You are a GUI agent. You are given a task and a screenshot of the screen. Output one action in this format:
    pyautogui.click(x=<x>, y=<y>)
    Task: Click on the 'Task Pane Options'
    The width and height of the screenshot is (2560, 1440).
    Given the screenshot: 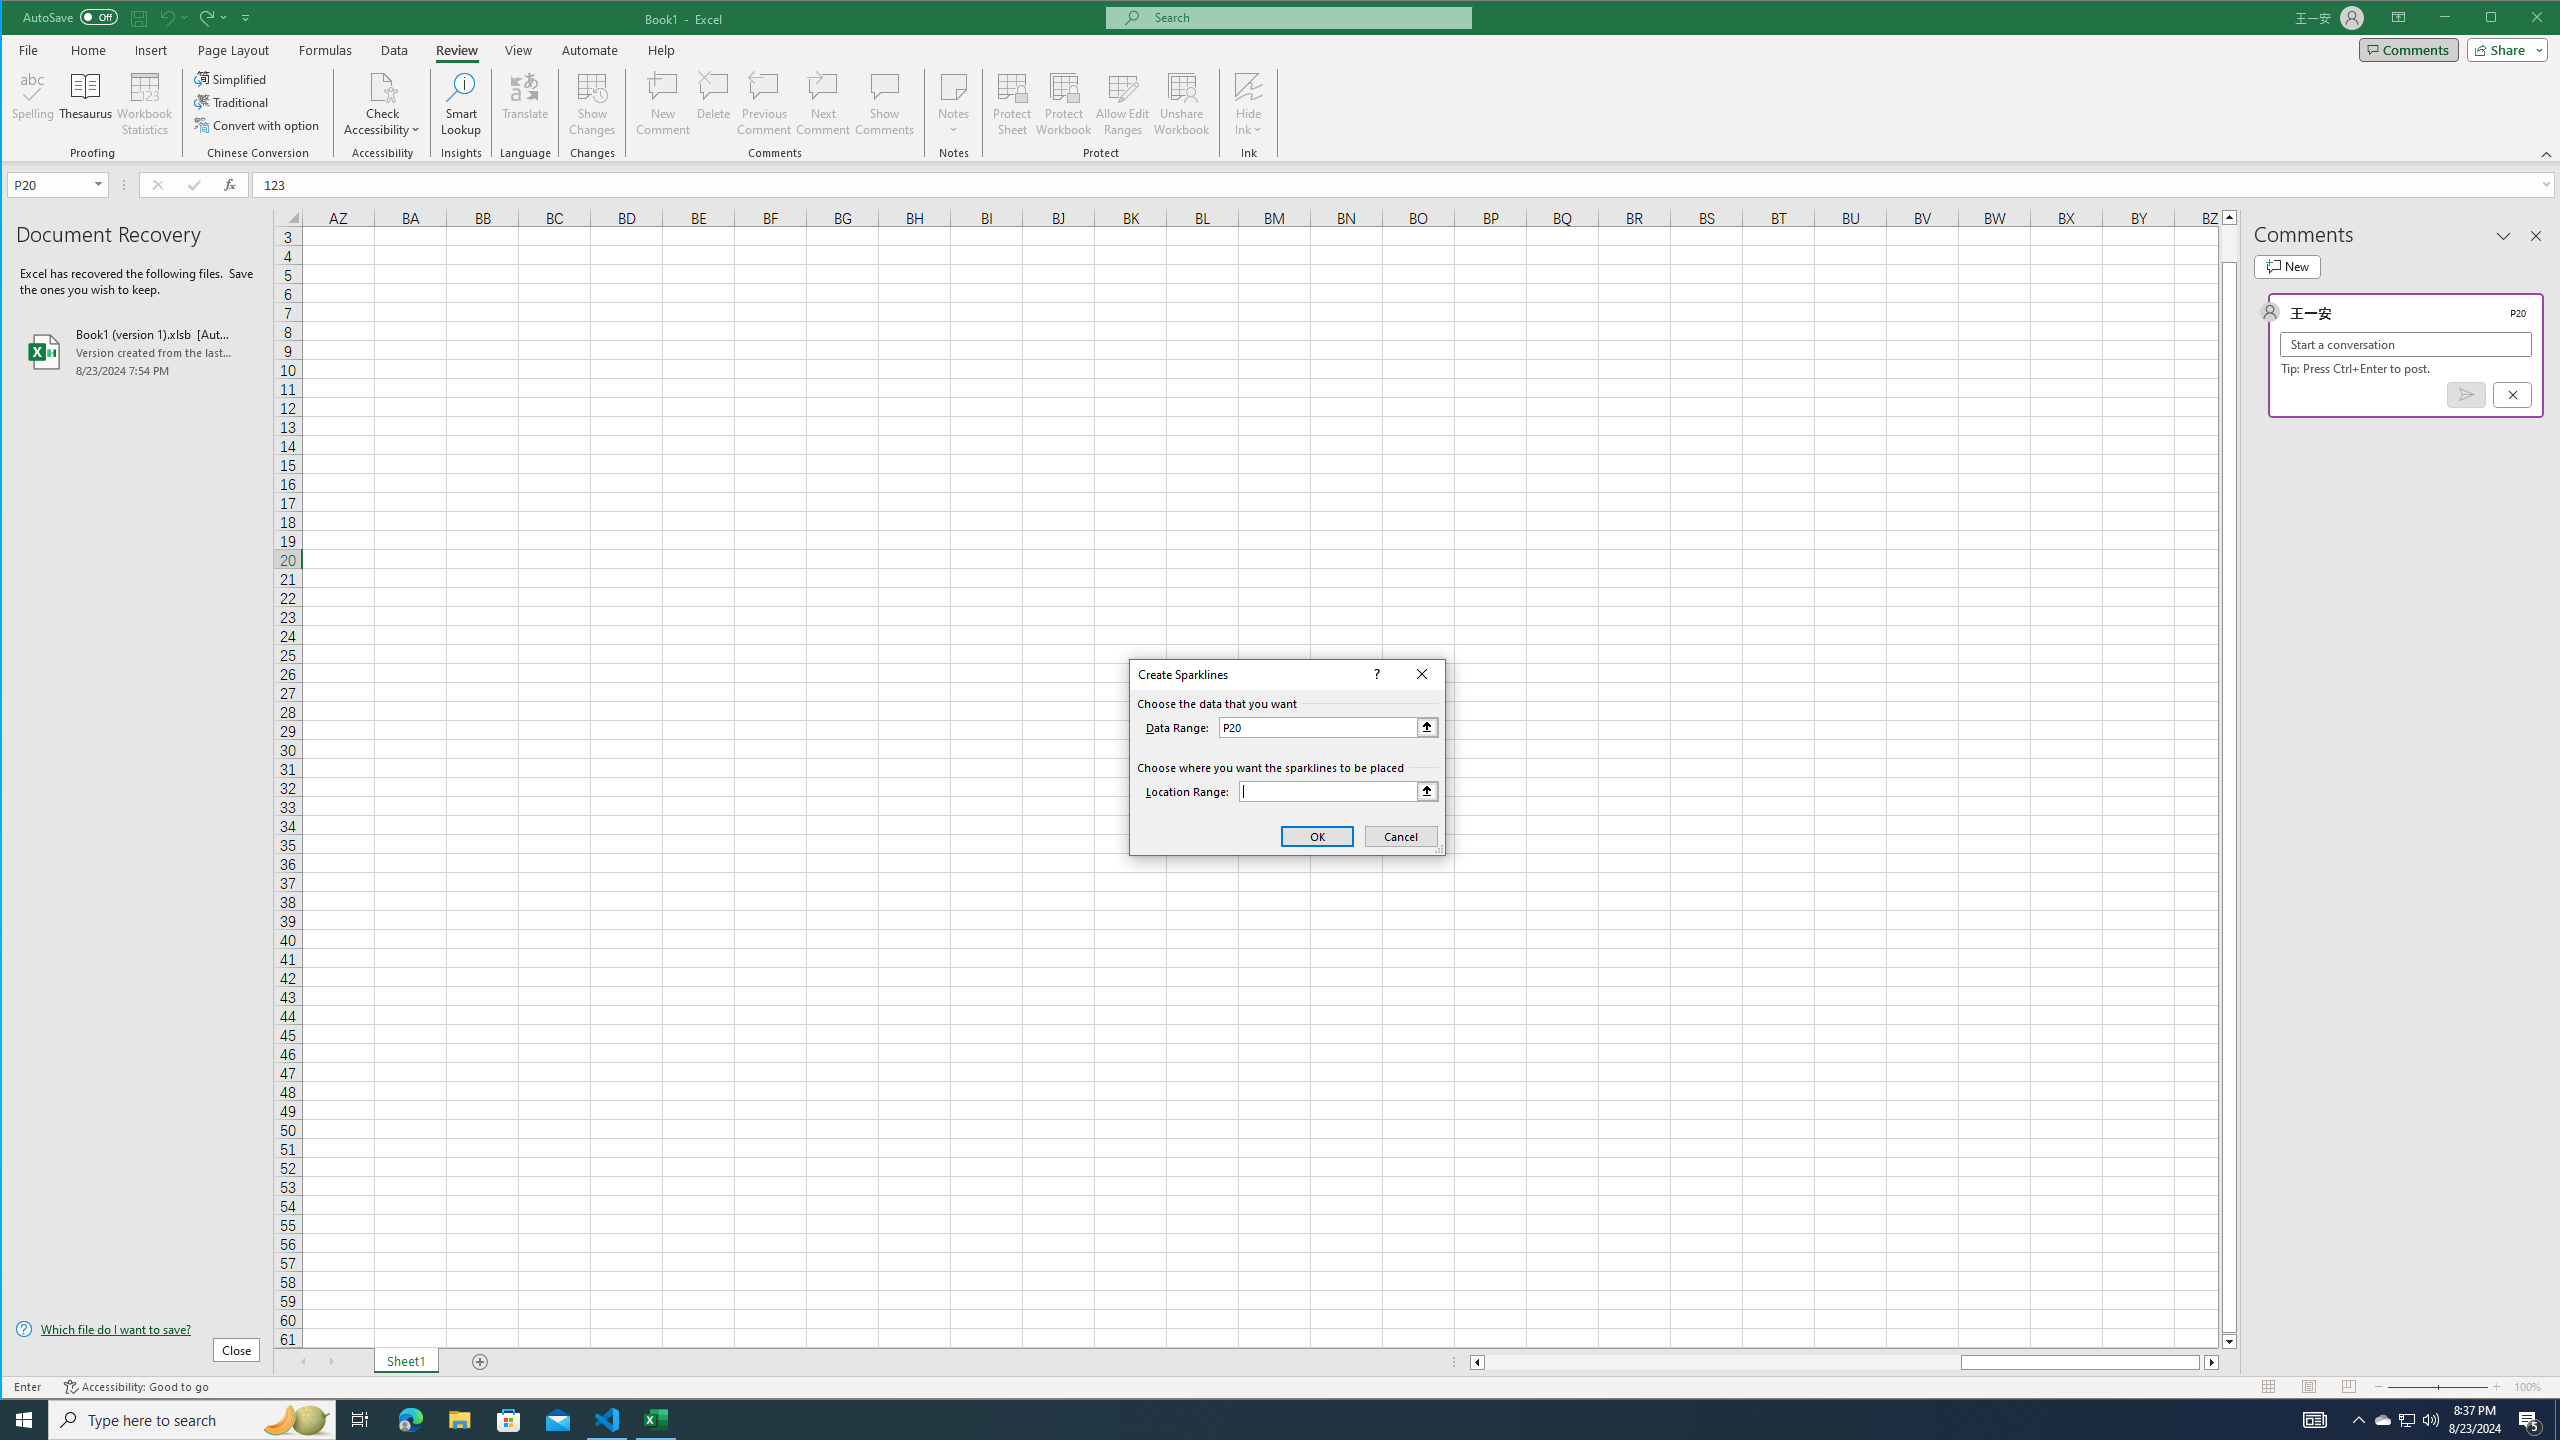 What is the action you would take?
    pyautogui.click(x=2502, y=235)
    